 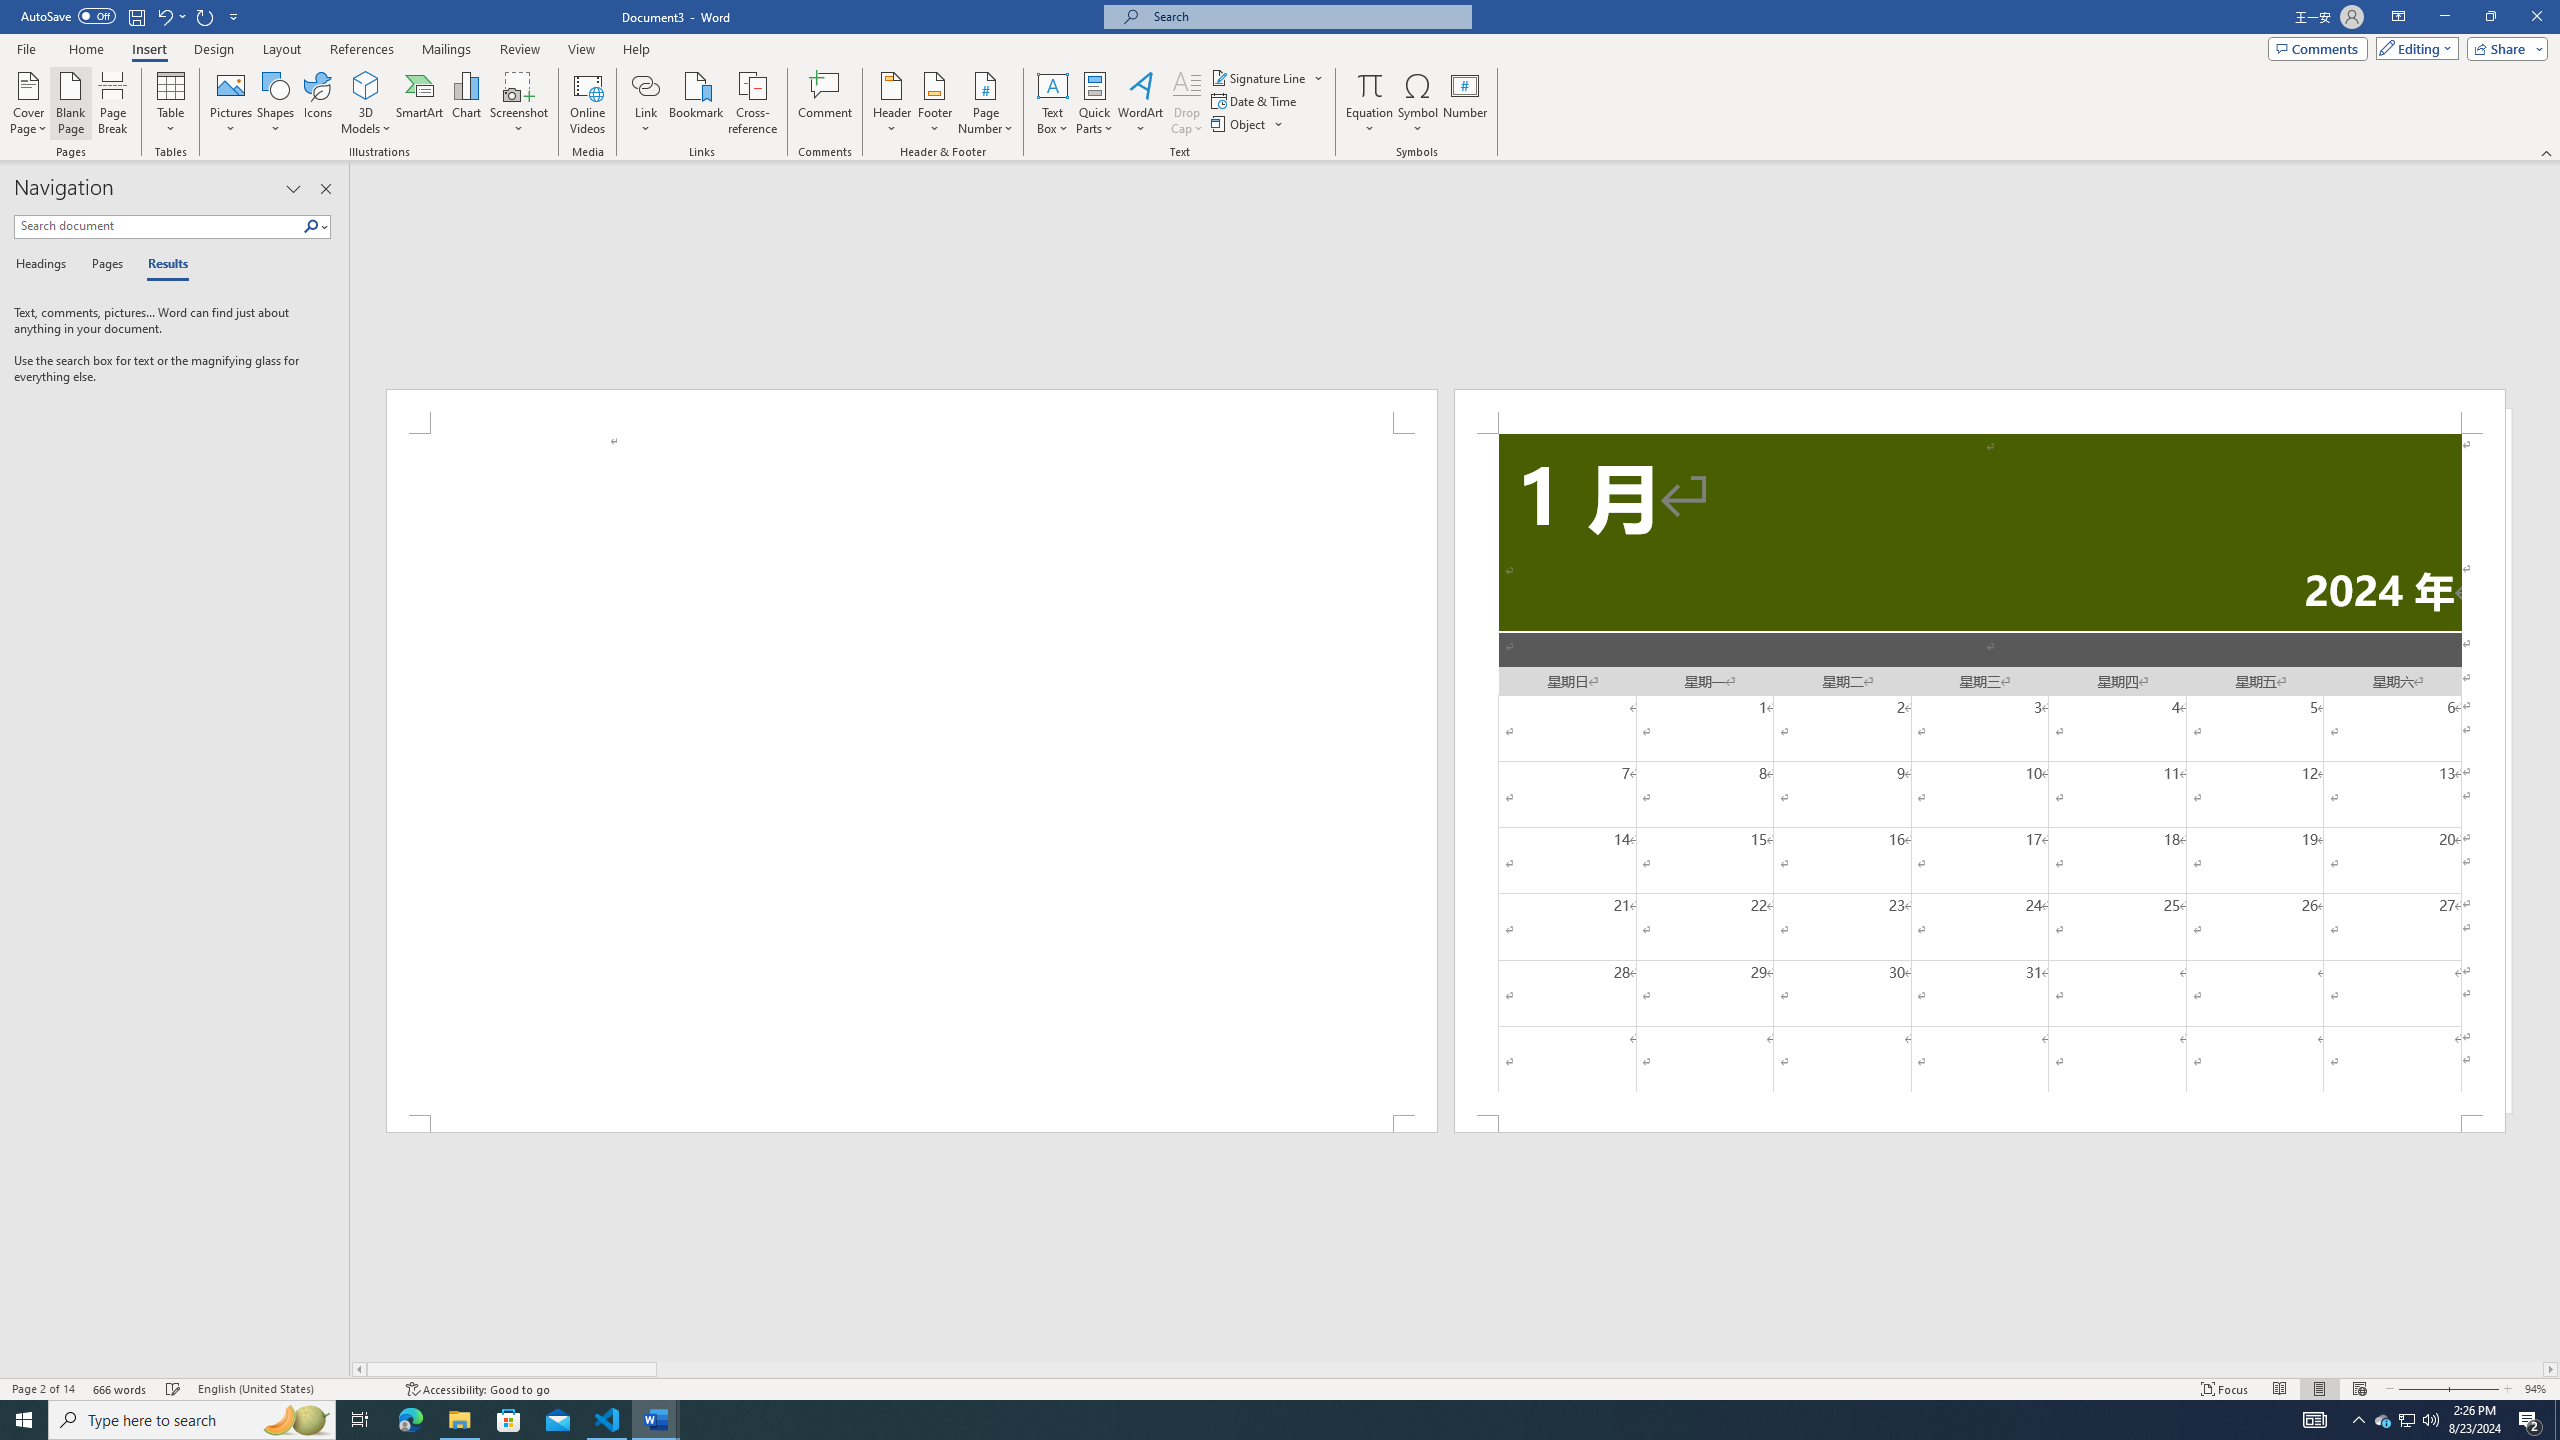 What do you see at coordinates (42, 1389) in the screenshot?
I see `'Page Number Page 2 of 14'` at bounding box center [42, 1389].